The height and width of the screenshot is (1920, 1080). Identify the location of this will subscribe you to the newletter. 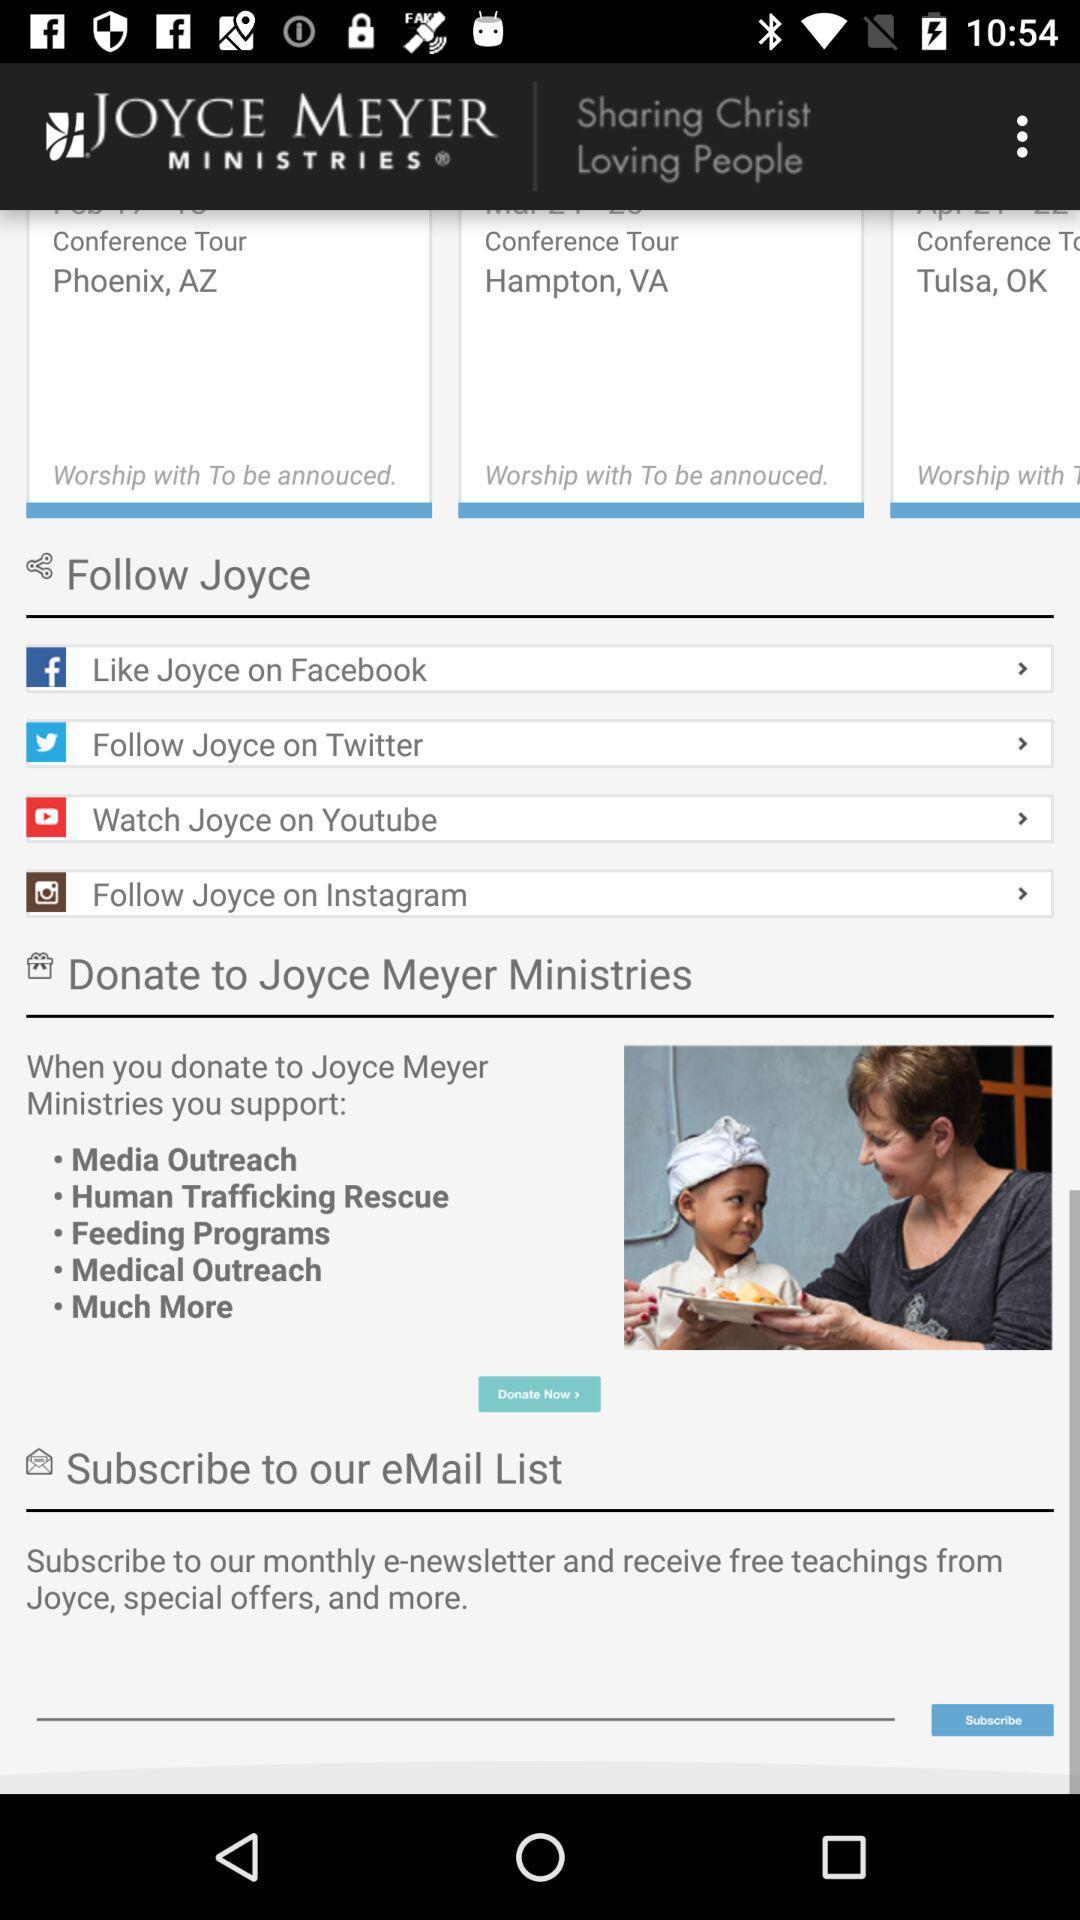
(992, 1719).